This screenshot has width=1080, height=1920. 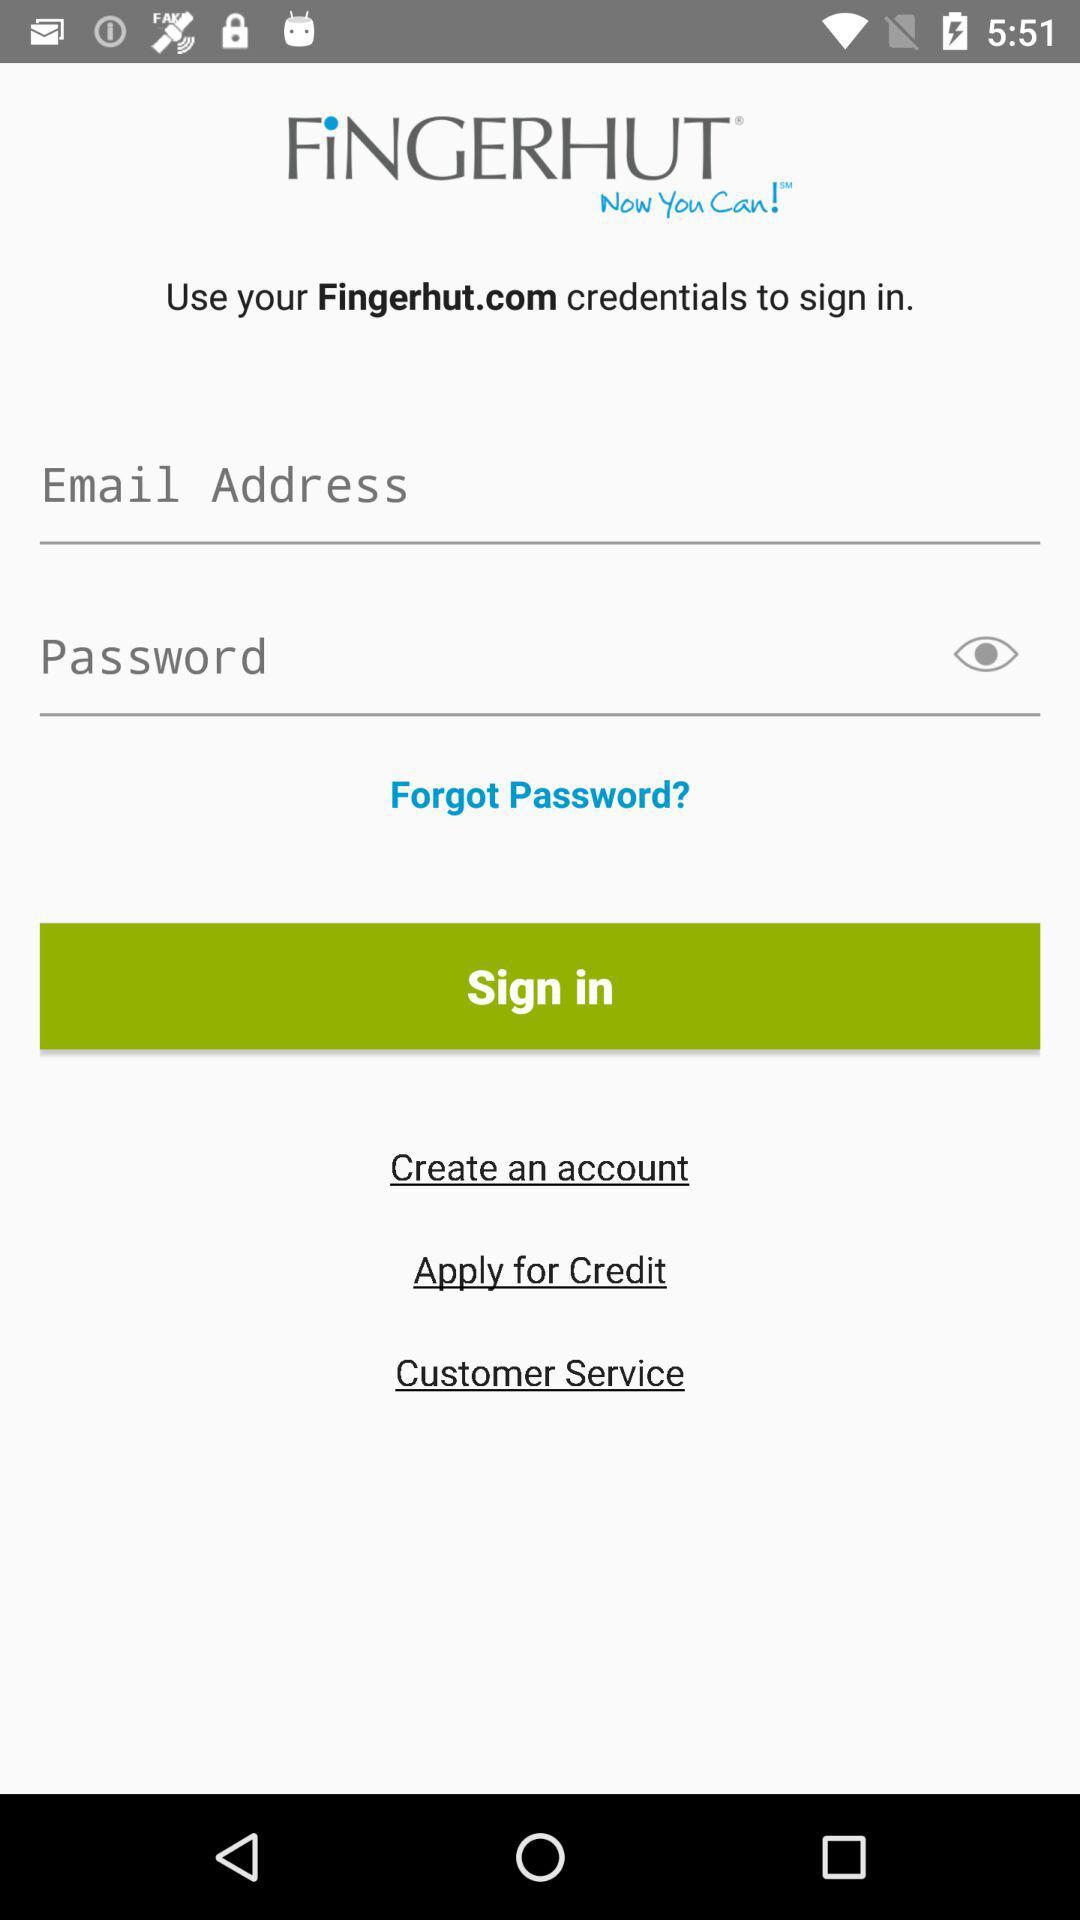 What do you see at coordinates (538, 1166) in the screenshot?
I see `create an account icon` at bounding box center [538, 1166].